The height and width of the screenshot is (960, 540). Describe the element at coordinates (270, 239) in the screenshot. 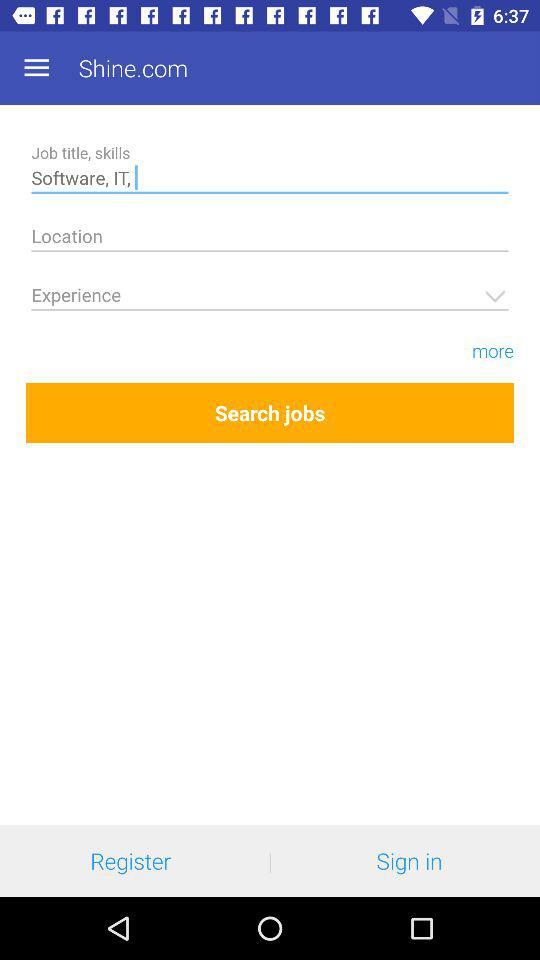

I see `type the location` at that location.